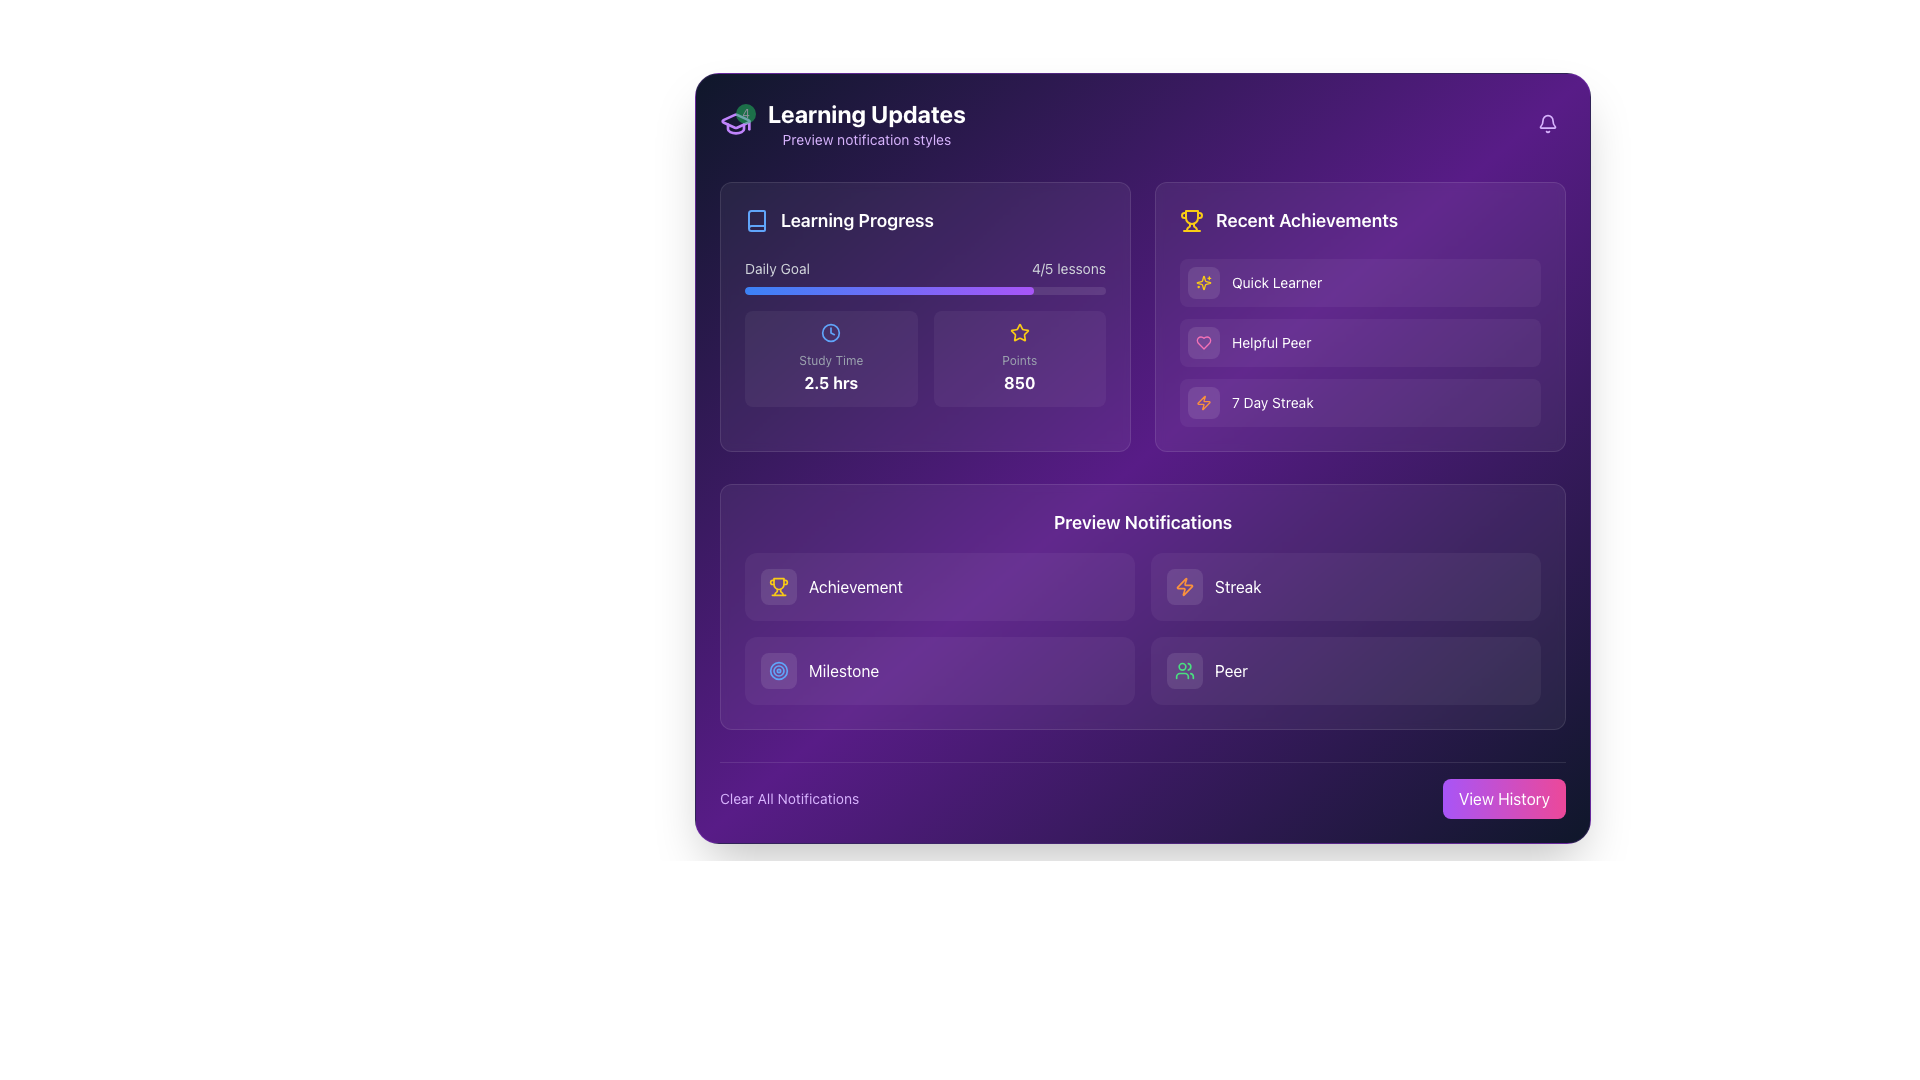  Describe the element at coordinates (1185, 585) in the screenshot. I see `streak icon located in the lower section of the interface within the 'Preview Notifications' tab, which is positioned left of the 'Streak' label` at that location.